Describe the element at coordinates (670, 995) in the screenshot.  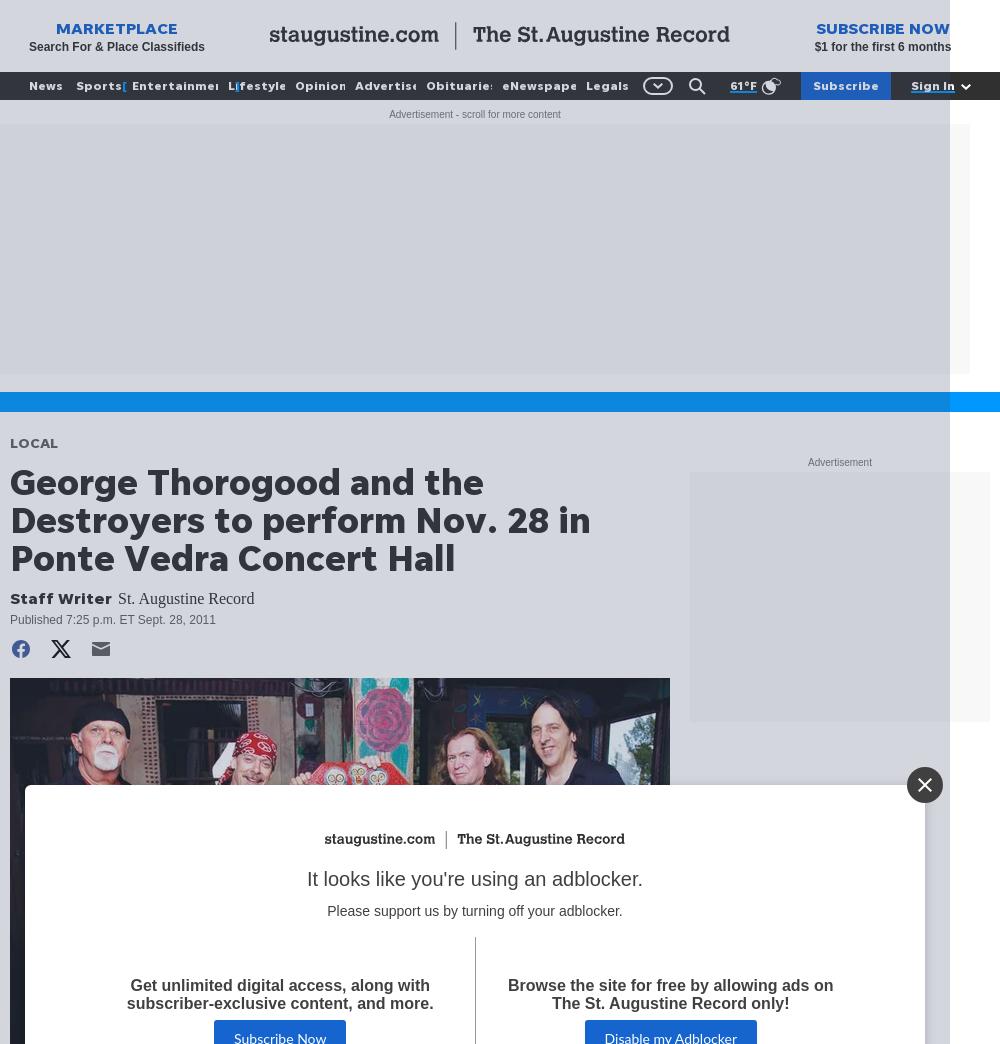
I see `'Browse the site for free by allowing ads on The St. Augustine Record only!'` at that location.